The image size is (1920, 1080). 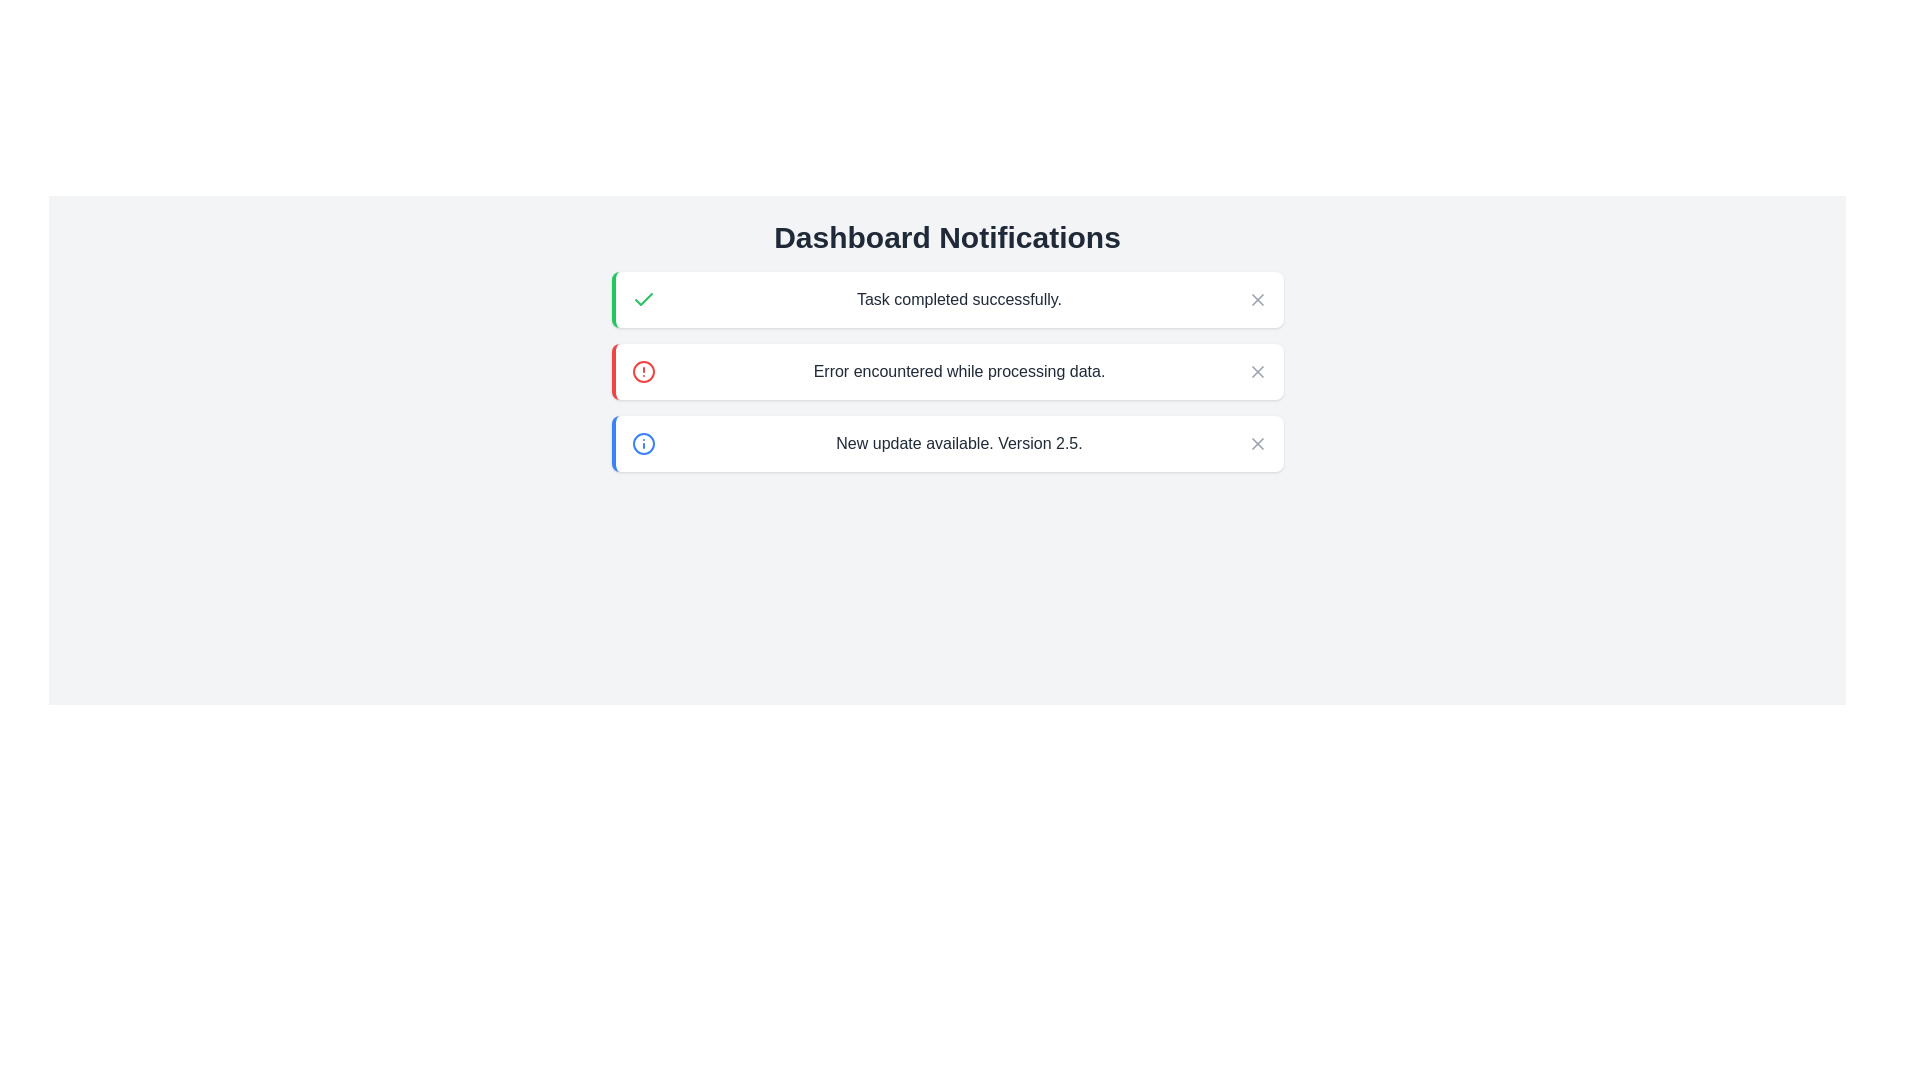 What do you see at coordinates (1256, 442) in the screenshot?
I see `the Close button in the top-right corner of the notification card labeled 'New update available. Version 2.5.'` at bounding box center [1256, 442].